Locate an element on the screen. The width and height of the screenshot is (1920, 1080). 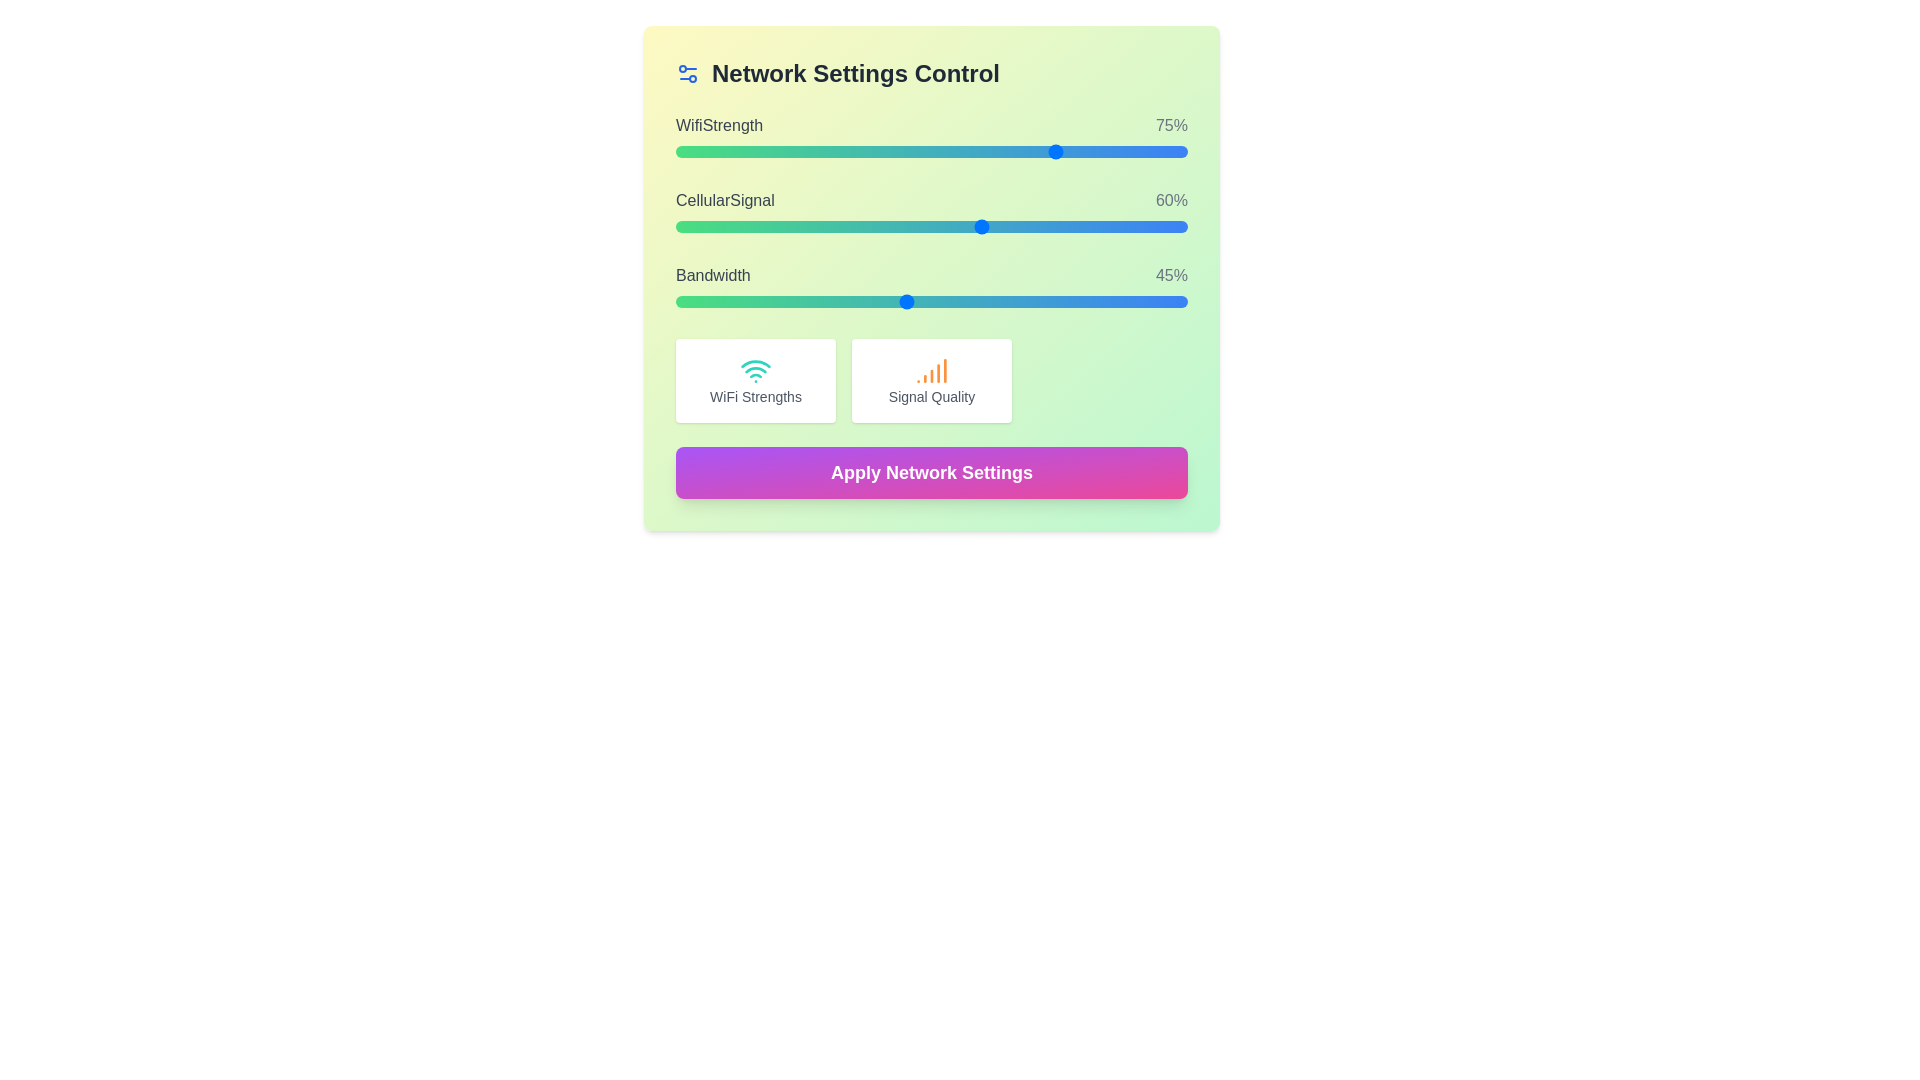
the Text Label that serves as a heading for the settings section, located at the top and aligned to the left of the settings gear icon is located at coordinates (855, 72).